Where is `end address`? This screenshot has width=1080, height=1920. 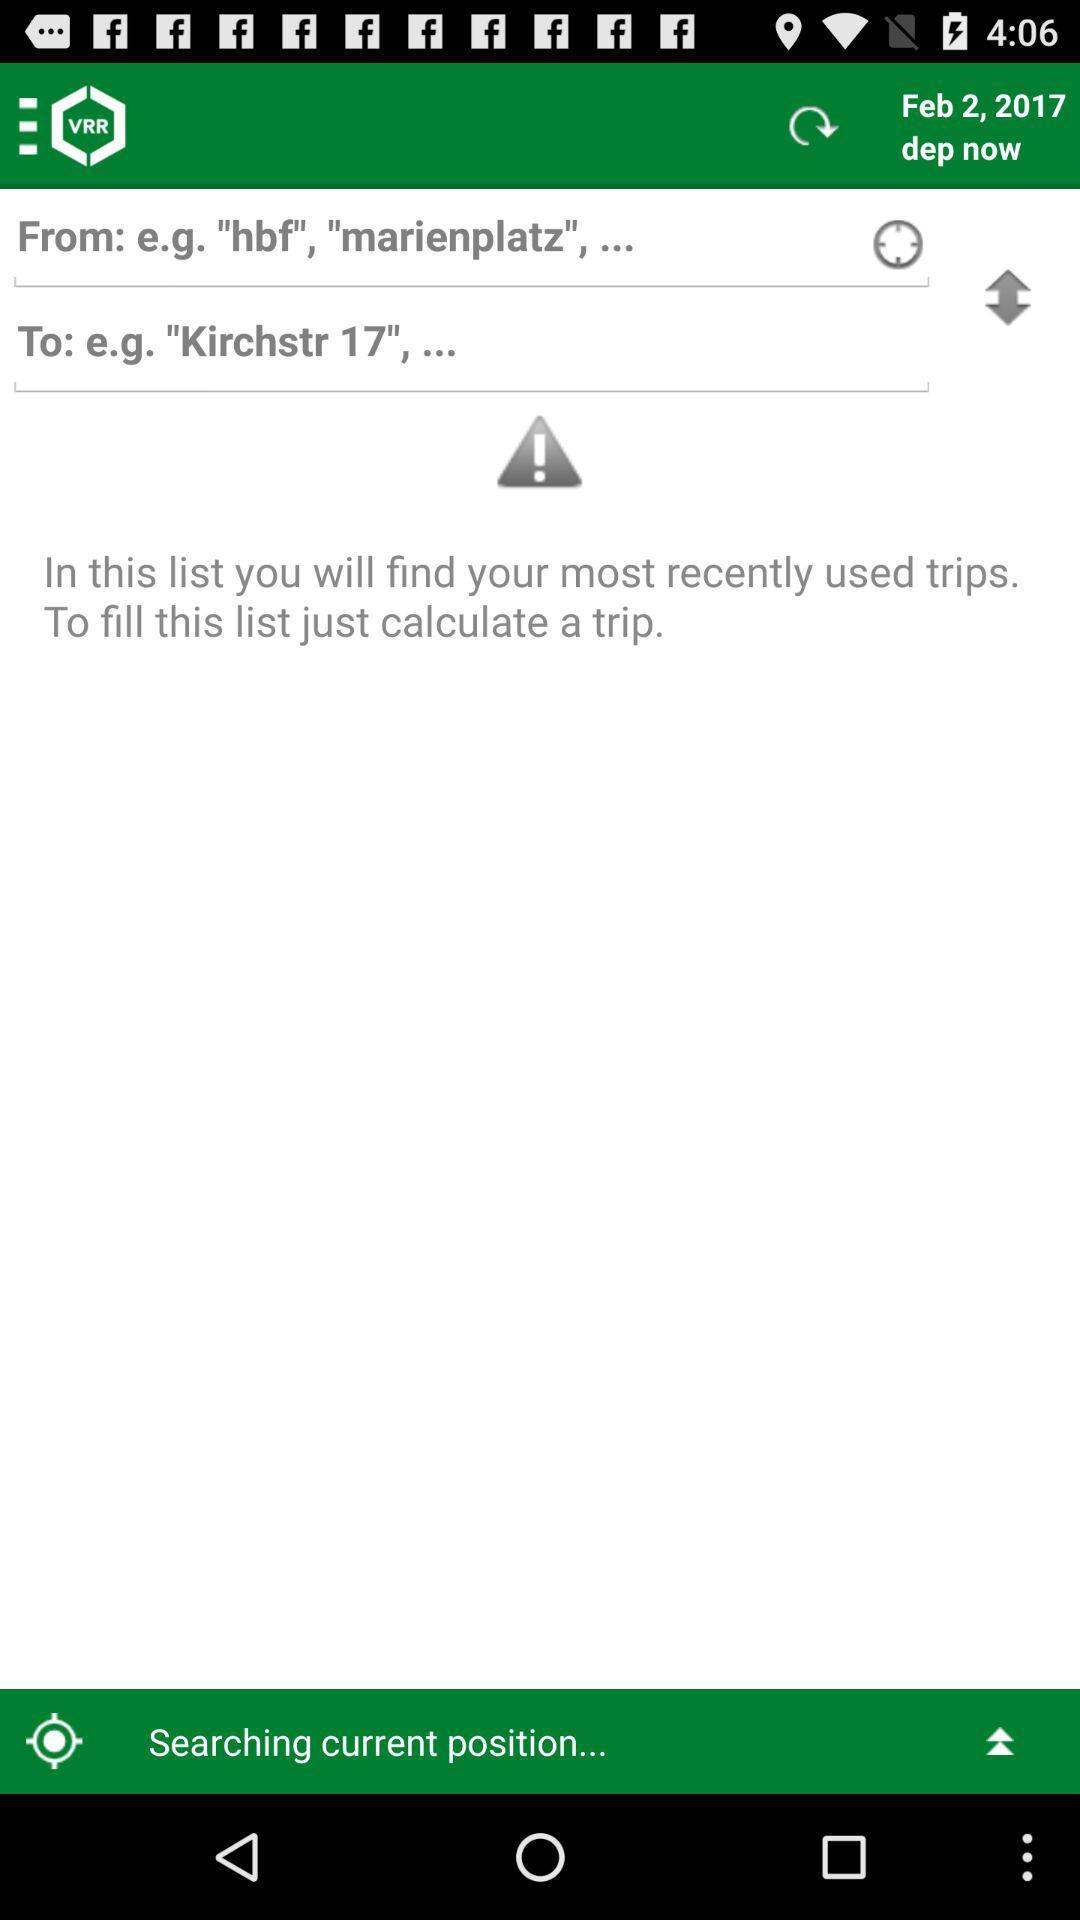 end address is located at coordinates (471, 350).